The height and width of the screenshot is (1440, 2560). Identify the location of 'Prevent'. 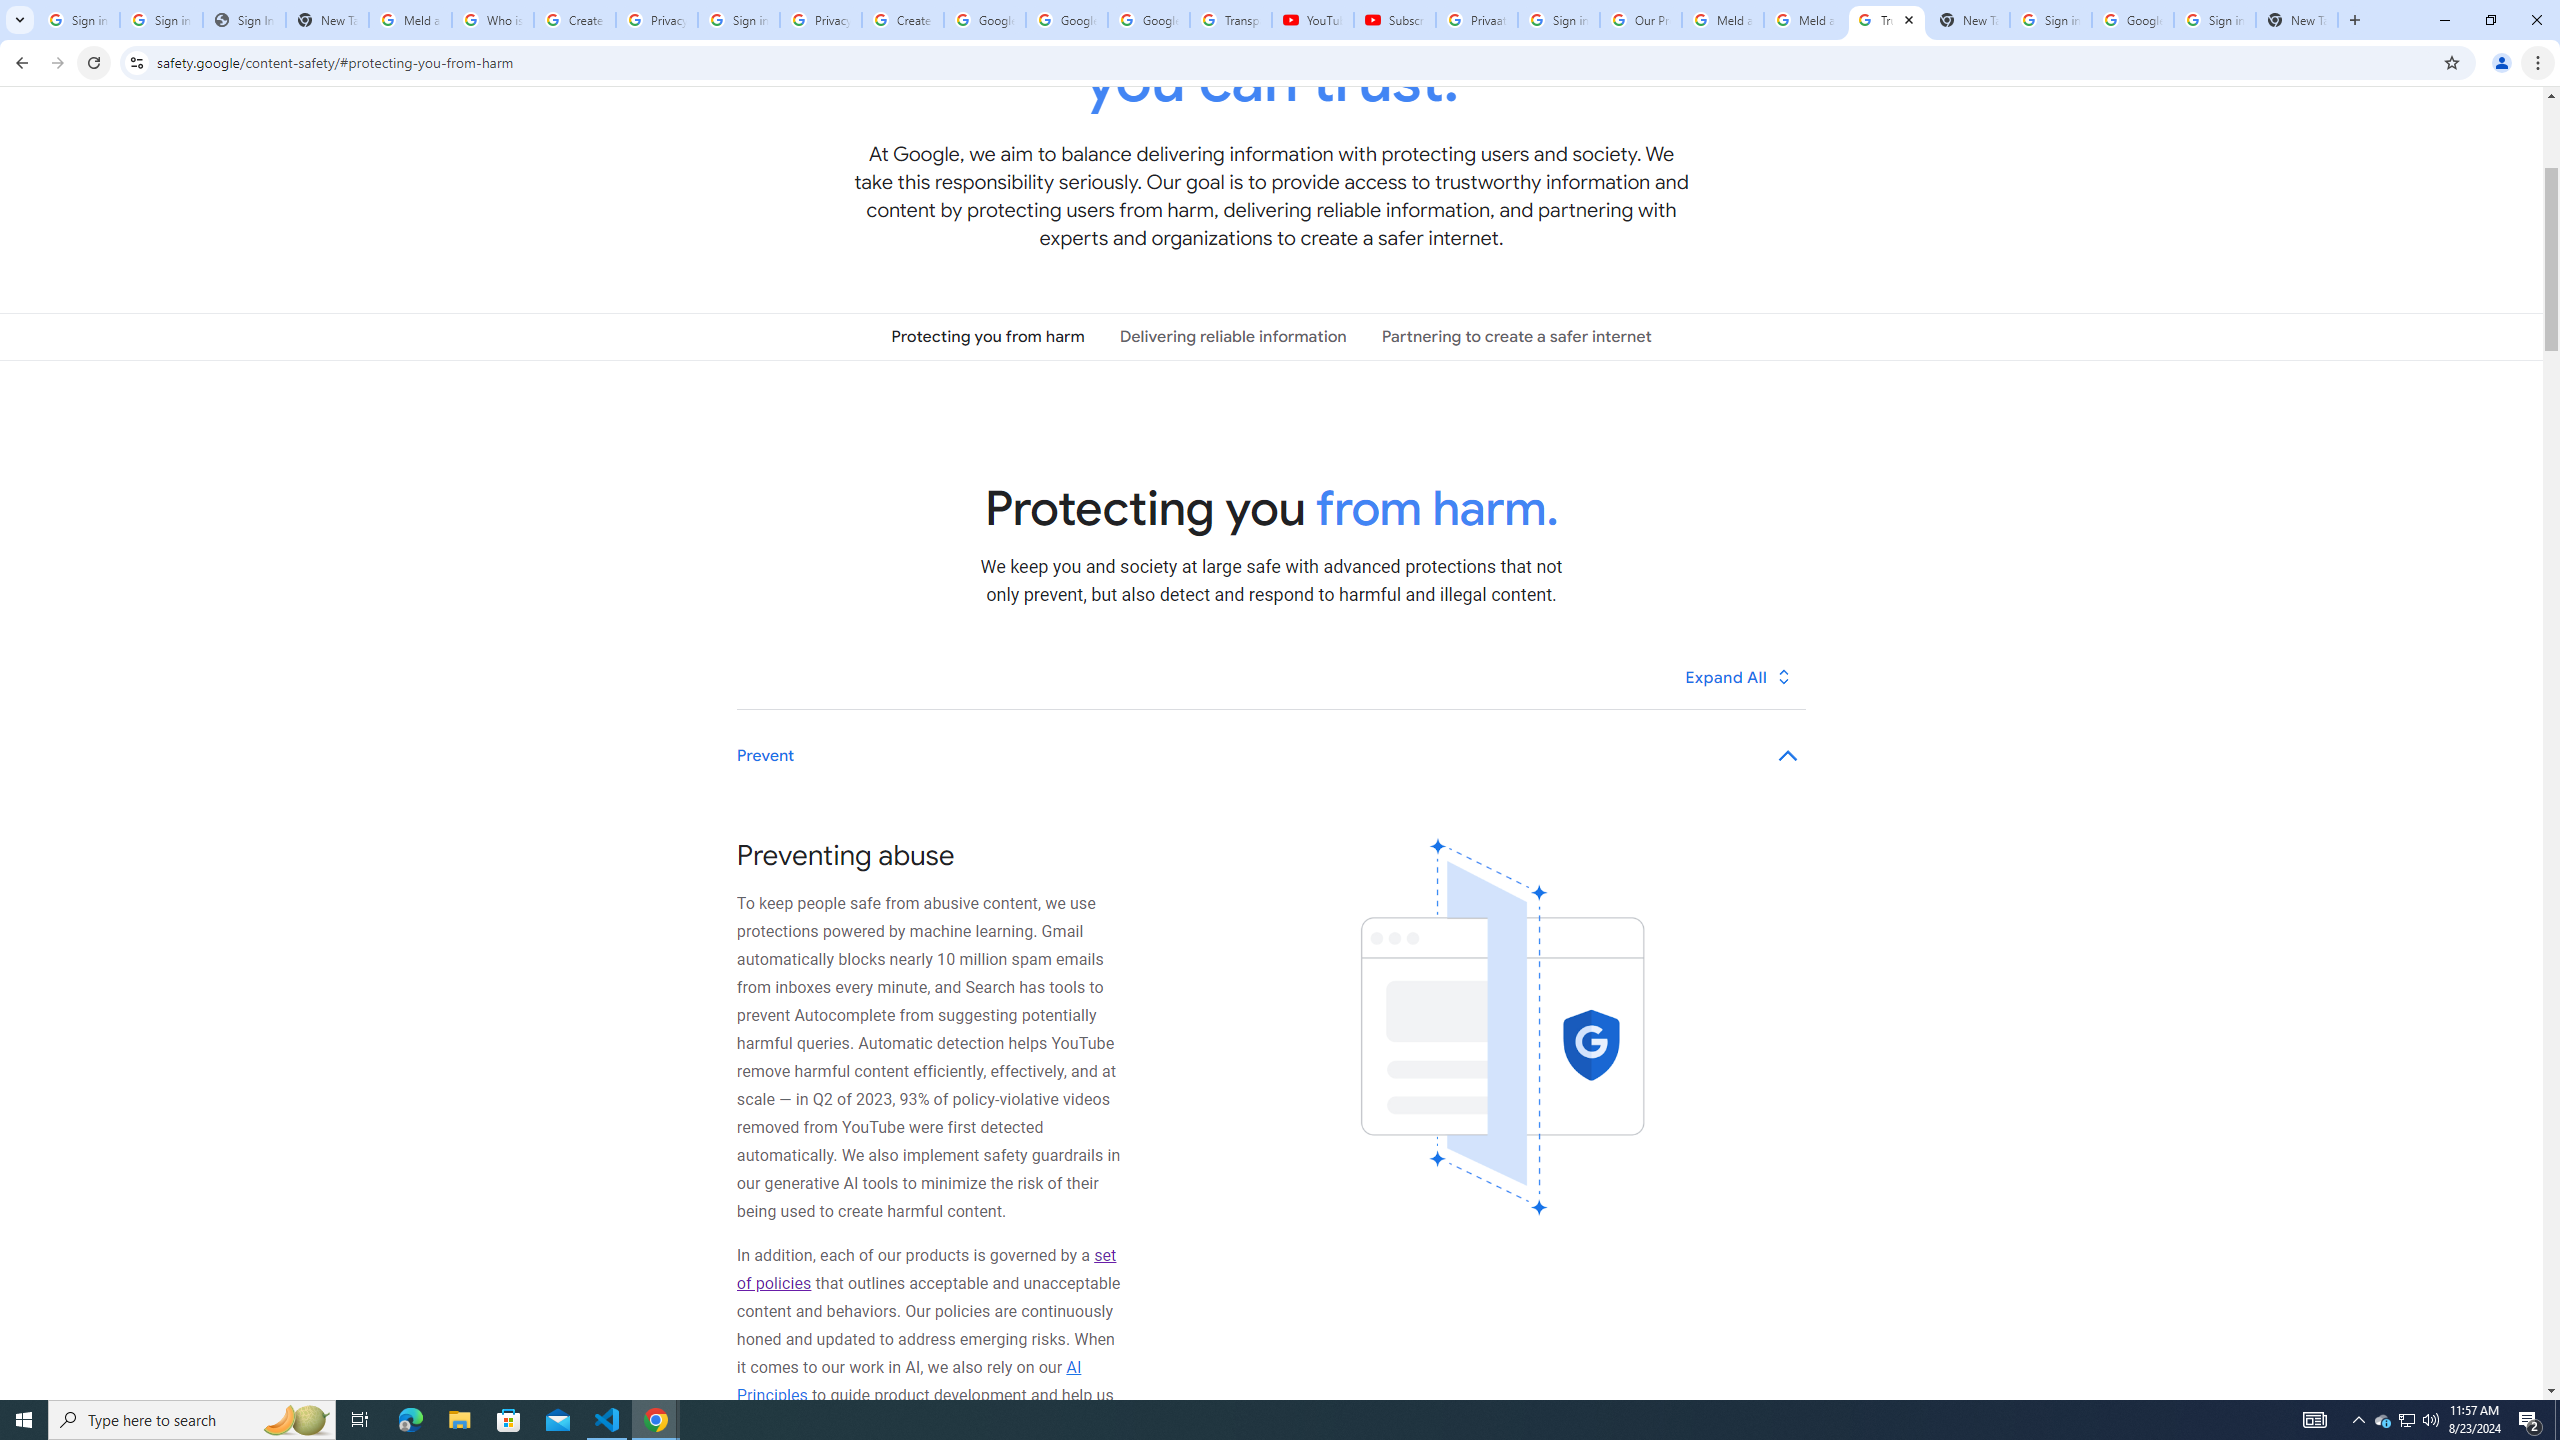
(1271, 755).